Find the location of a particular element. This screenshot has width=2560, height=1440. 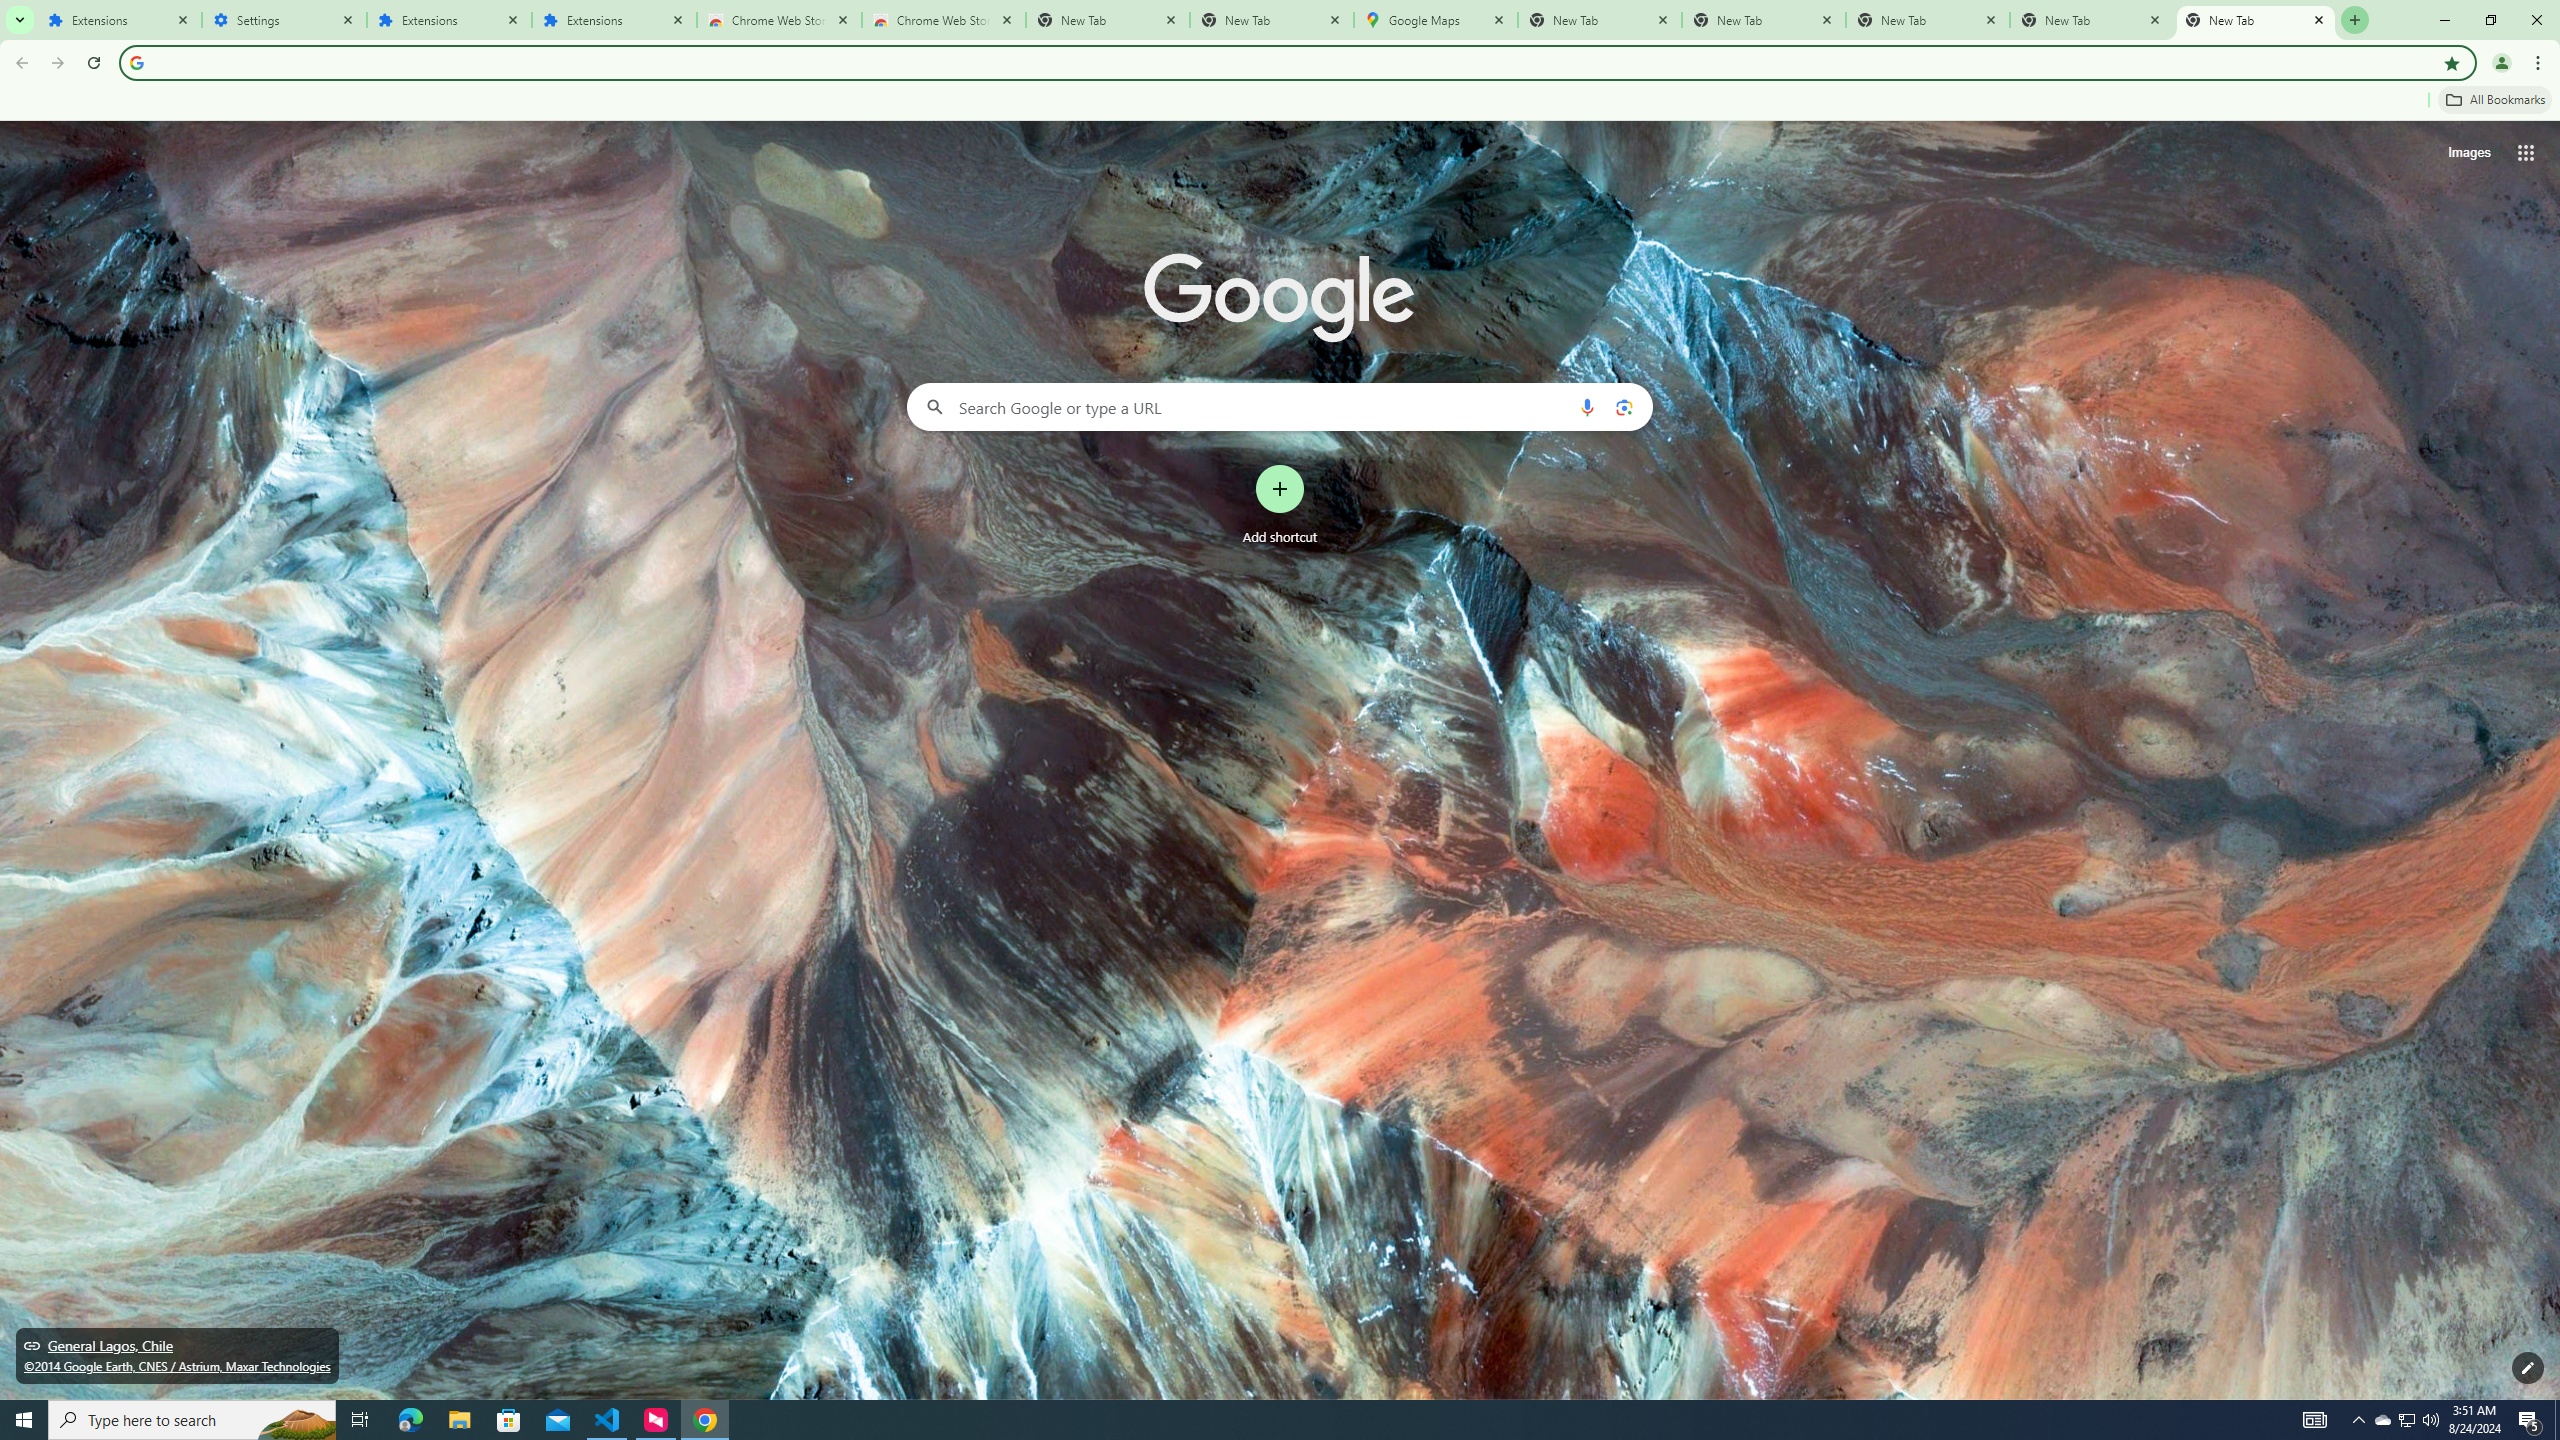

'New Tab' is located at coordinates (2255, 19).